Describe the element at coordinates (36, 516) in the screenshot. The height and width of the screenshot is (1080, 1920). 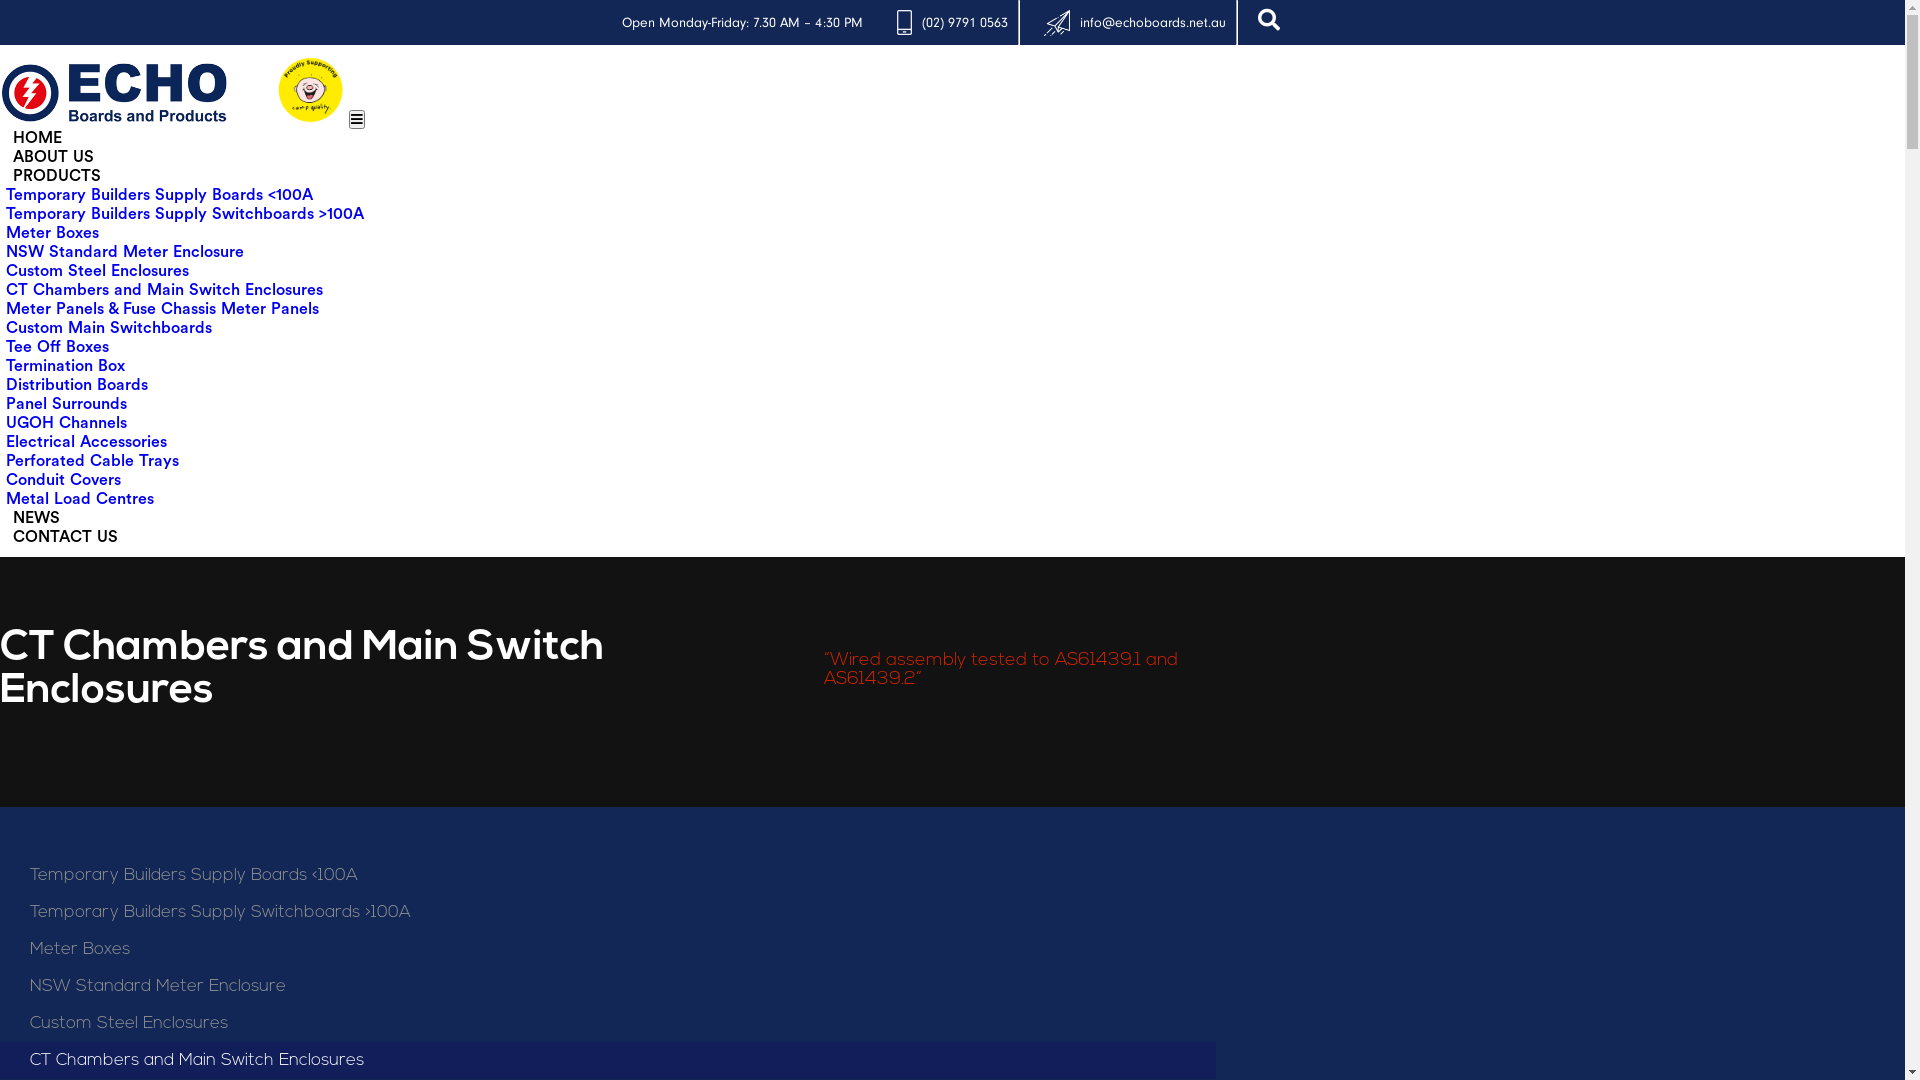
I see `'NEWS'` at that location.